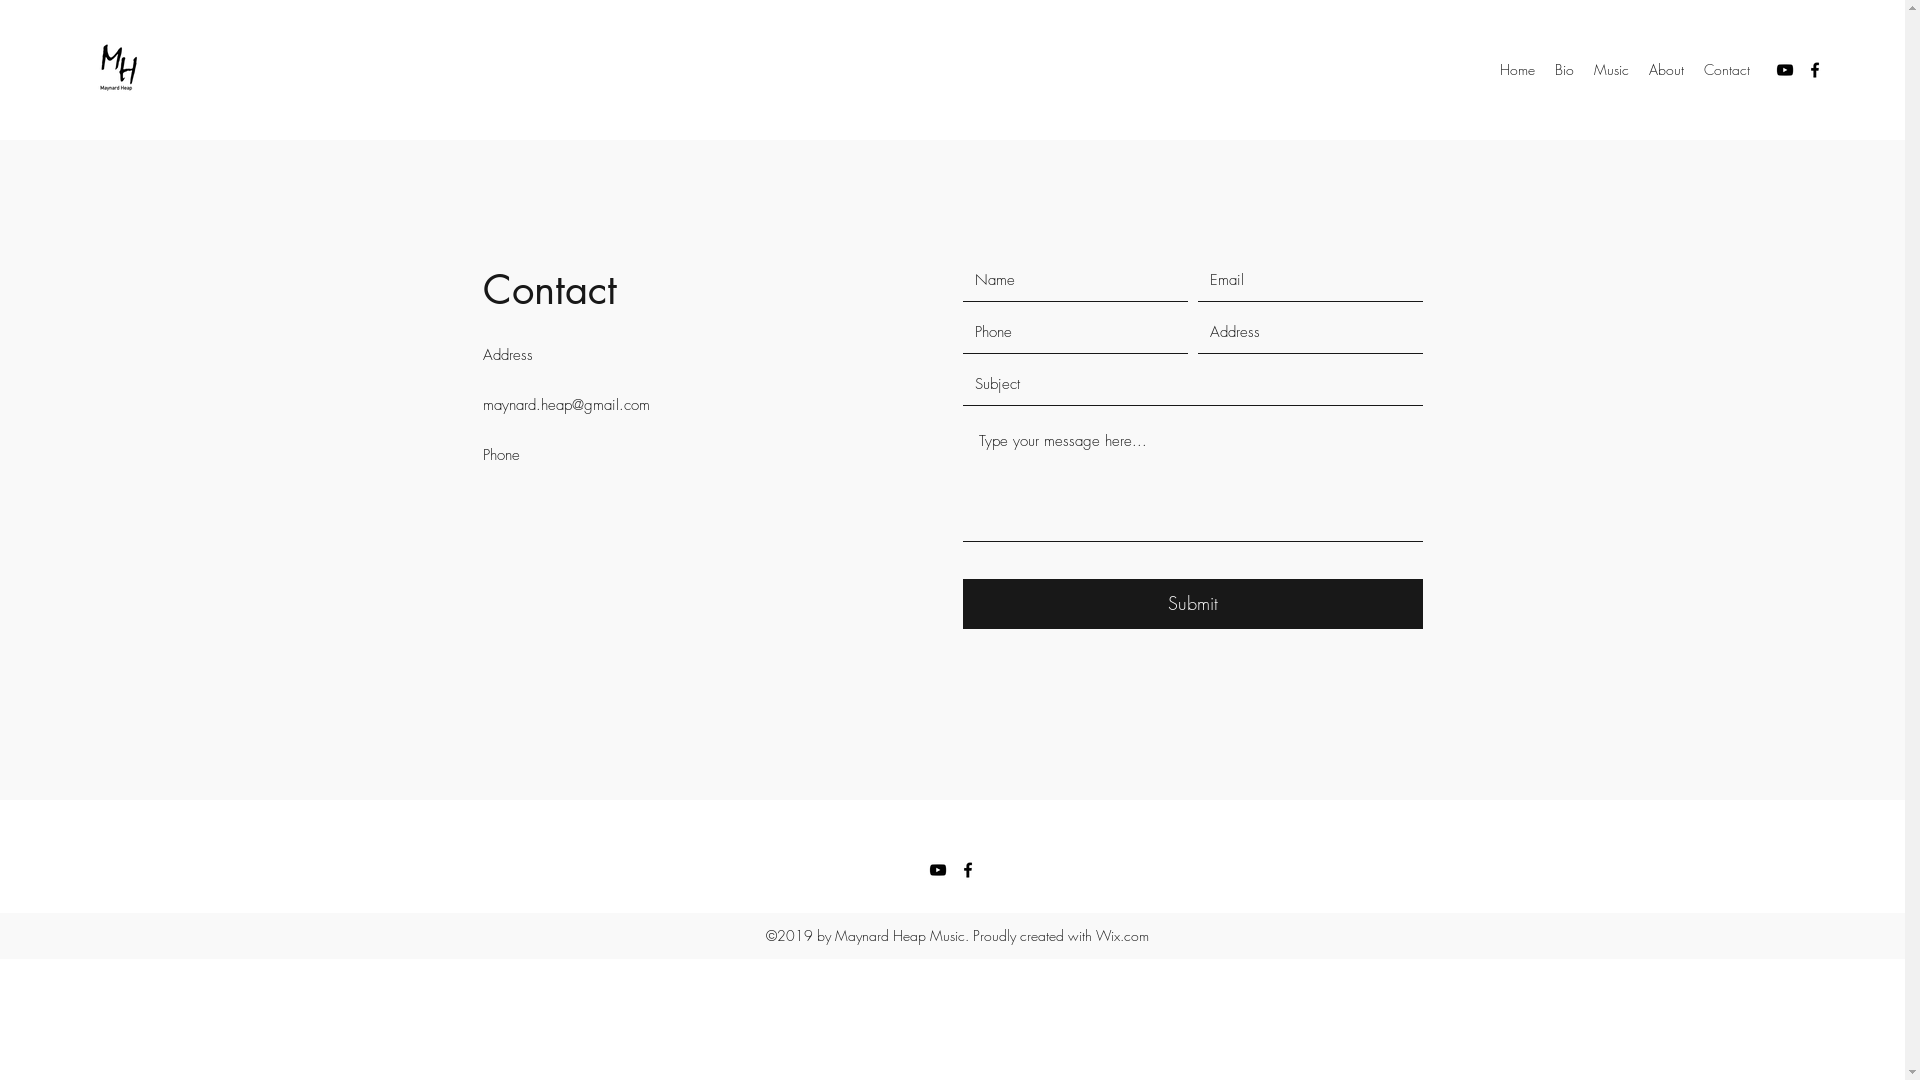 Image resolution: width=1920 pixels, height=1080 pixels. What do you see at coordinates (1611, 68) in the screenshot?
I see `'Music'` at bounding box center [1611, 68].